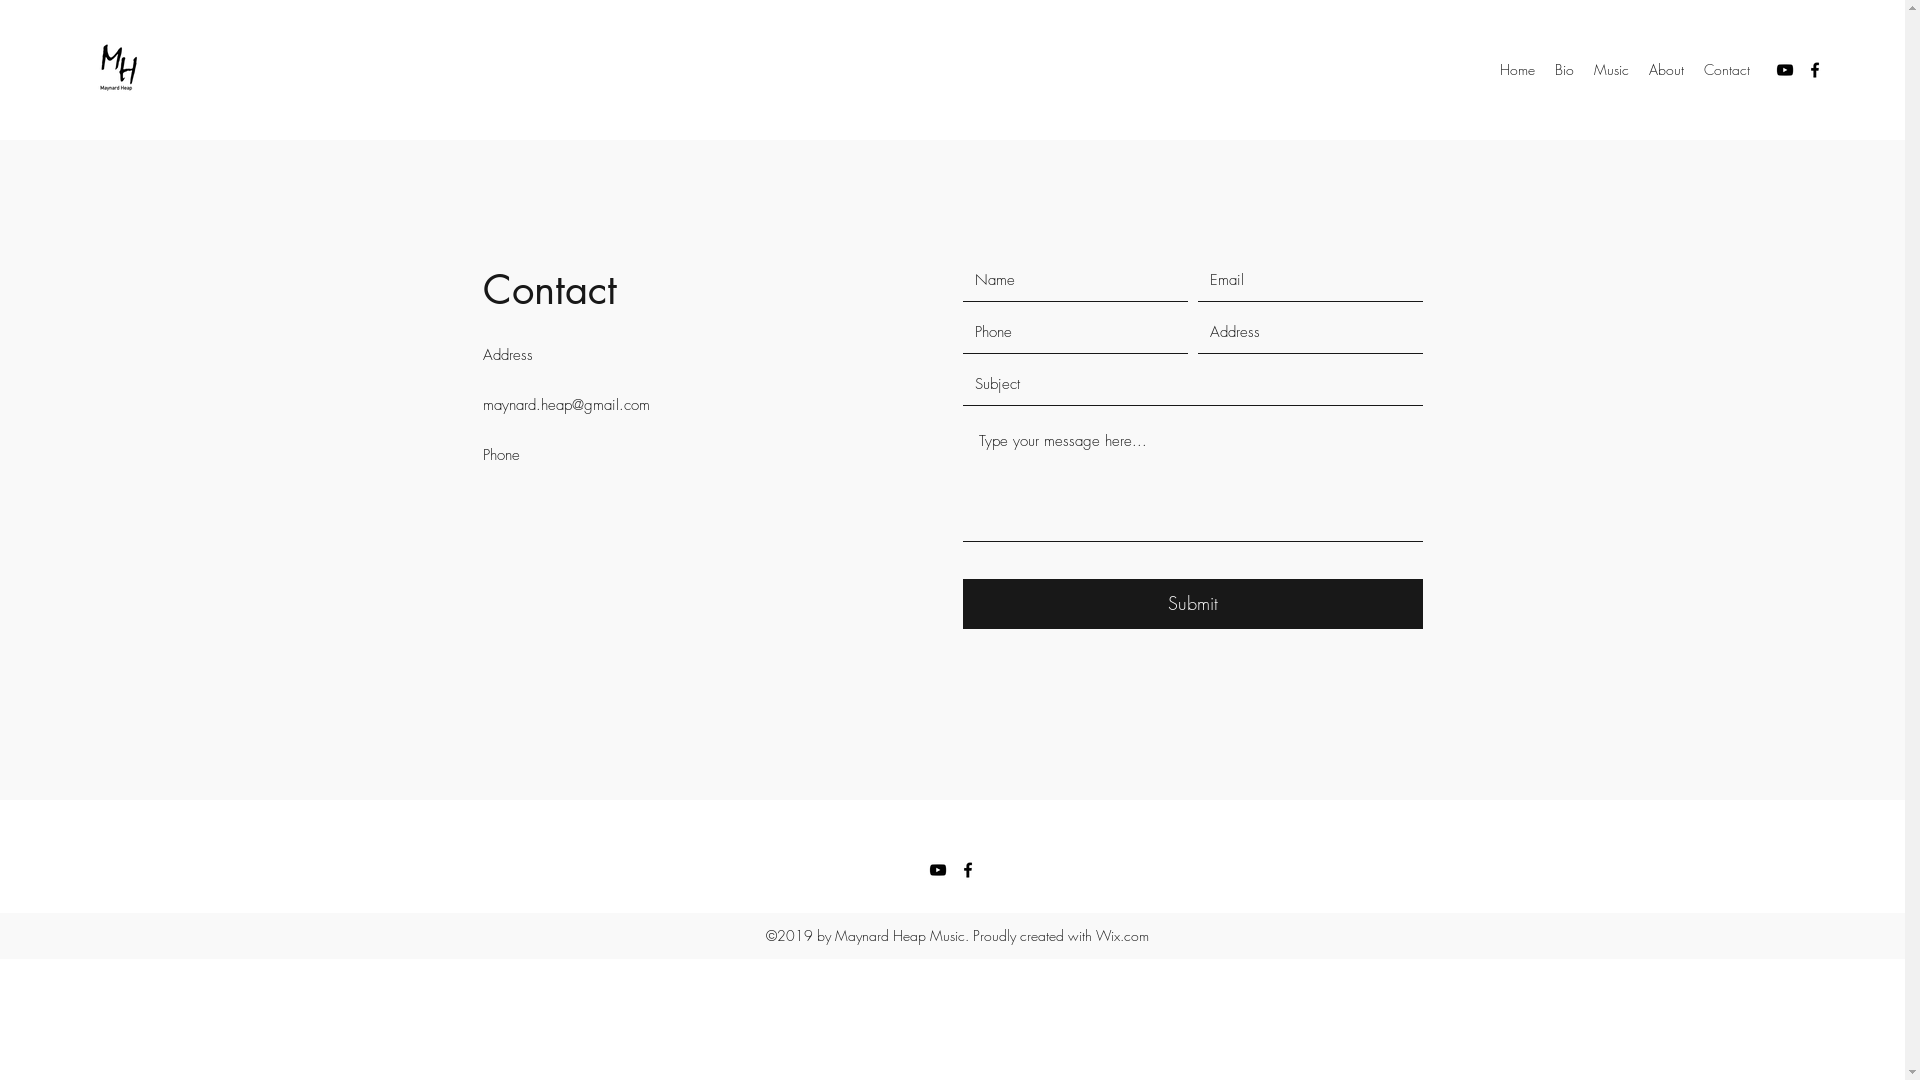 Image resolution: width=1920 pixels, height=1080 pixels. What do you see at coordinates (1611, 68) in the screenshot?
I see `'Music'` at bounding box center [1611, 68].